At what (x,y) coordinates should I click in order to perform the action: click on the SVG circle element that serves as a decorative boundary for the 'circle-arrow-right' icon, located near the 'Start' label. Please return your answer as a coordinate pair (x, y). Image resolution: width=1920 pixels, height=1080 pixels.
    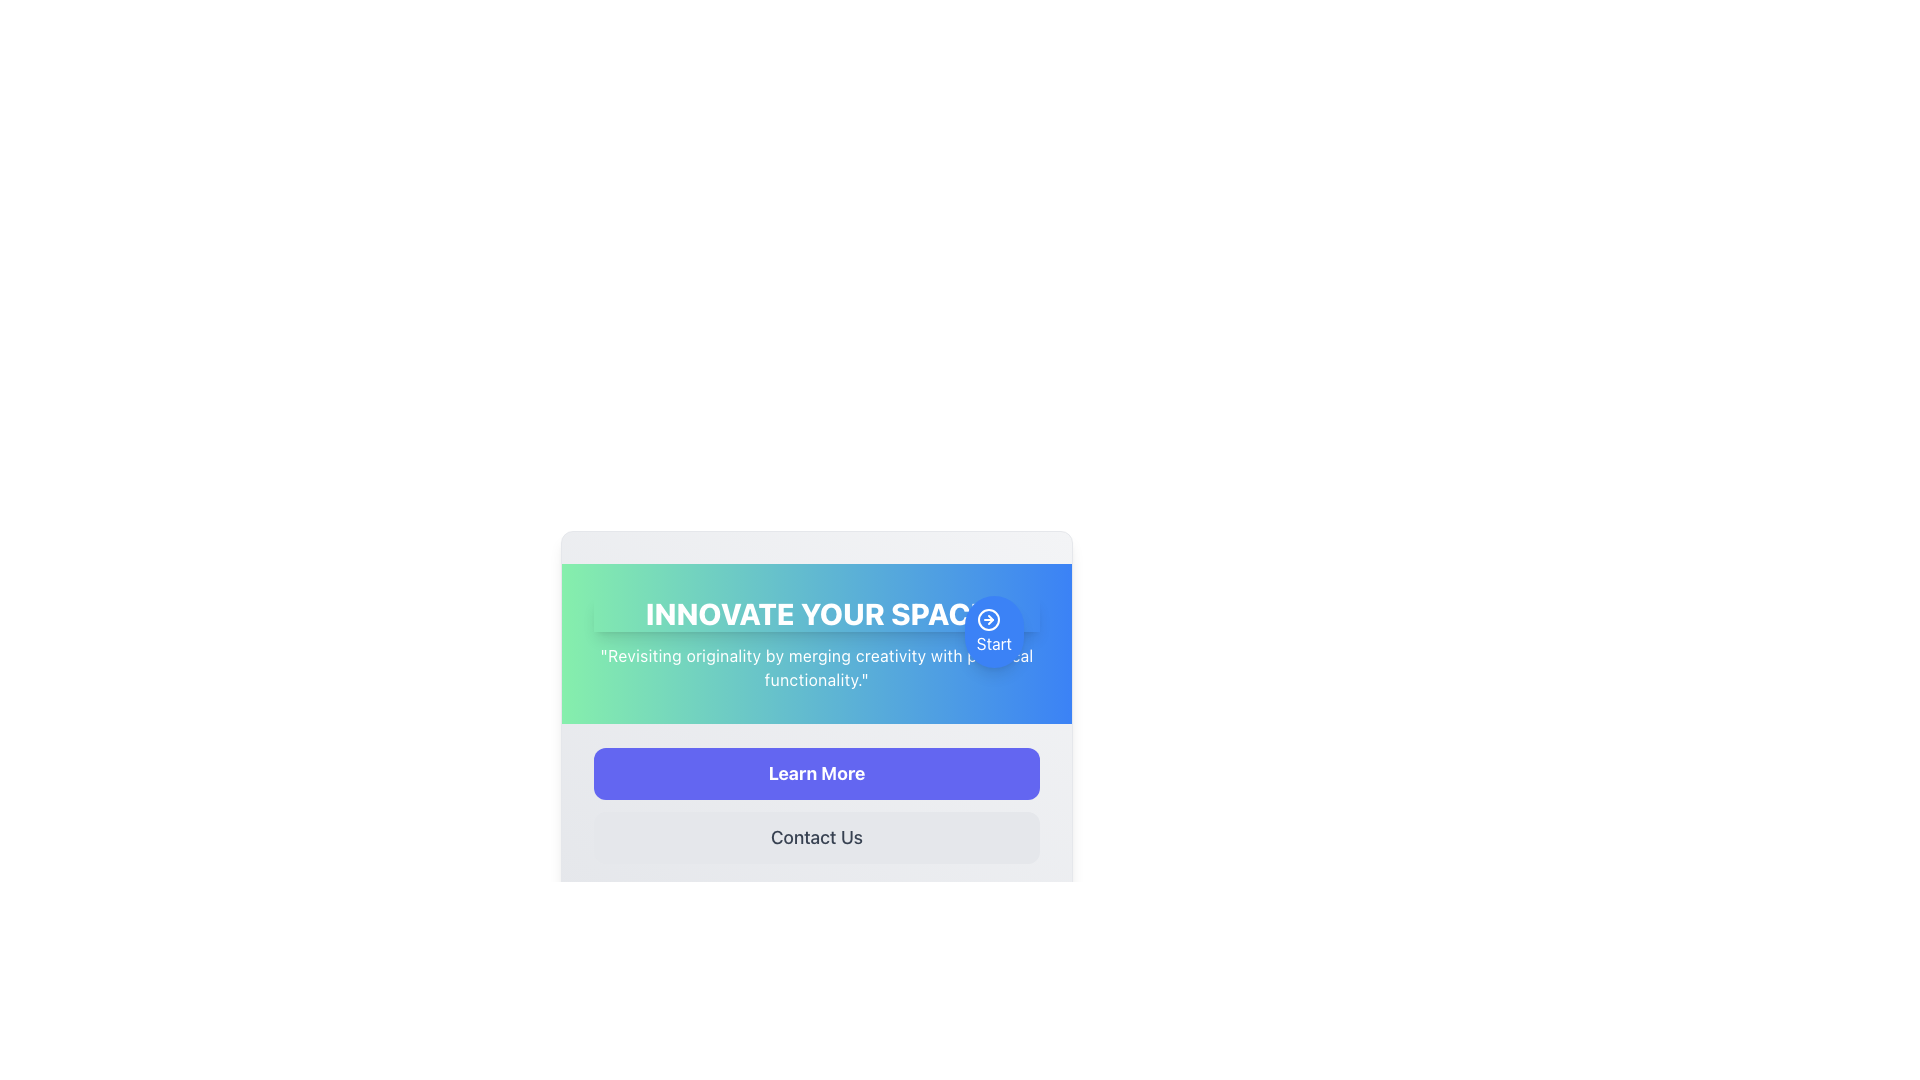
    Looking at the image, I should click on (988, 619).